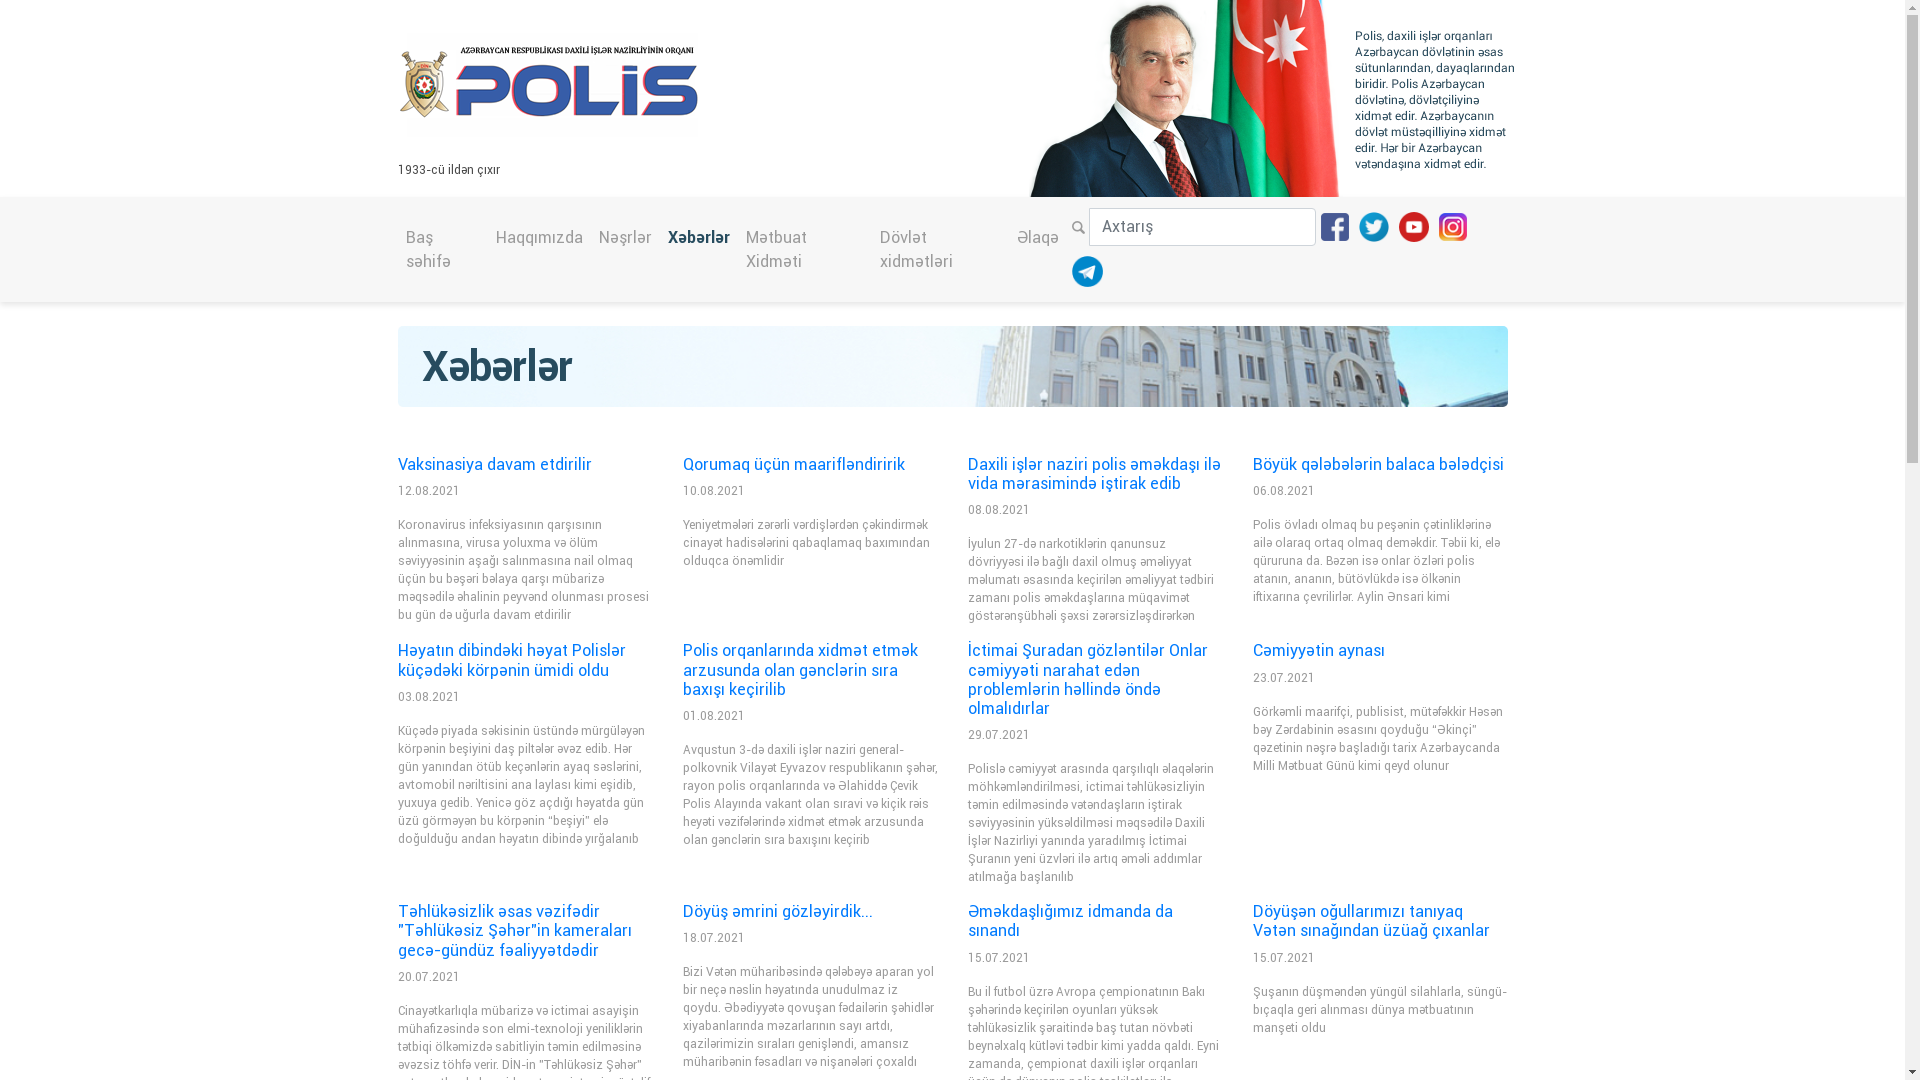  I want to click on 'Vaksinasiya davam etdirilir', so click(494, 464).